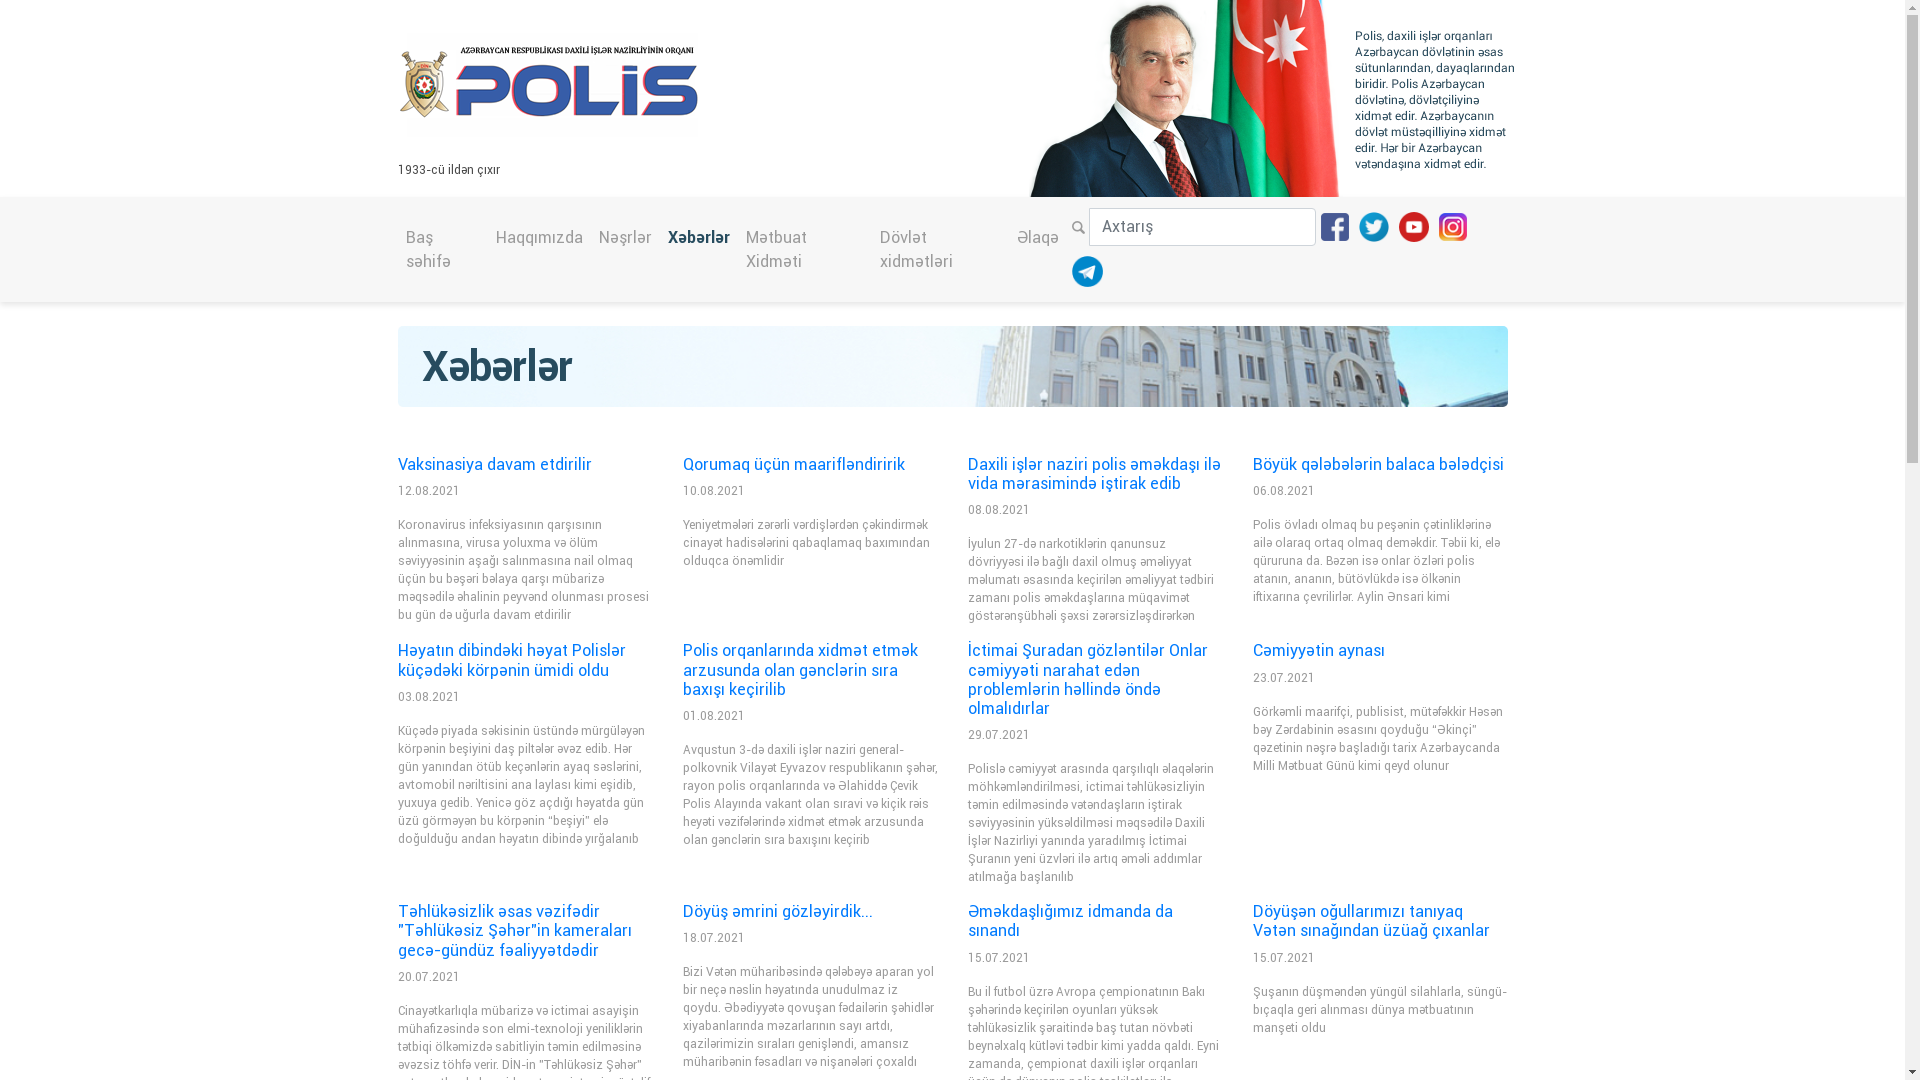  I want to click on 'Vaksinasiya davam etdirilir', so click(494, 464).